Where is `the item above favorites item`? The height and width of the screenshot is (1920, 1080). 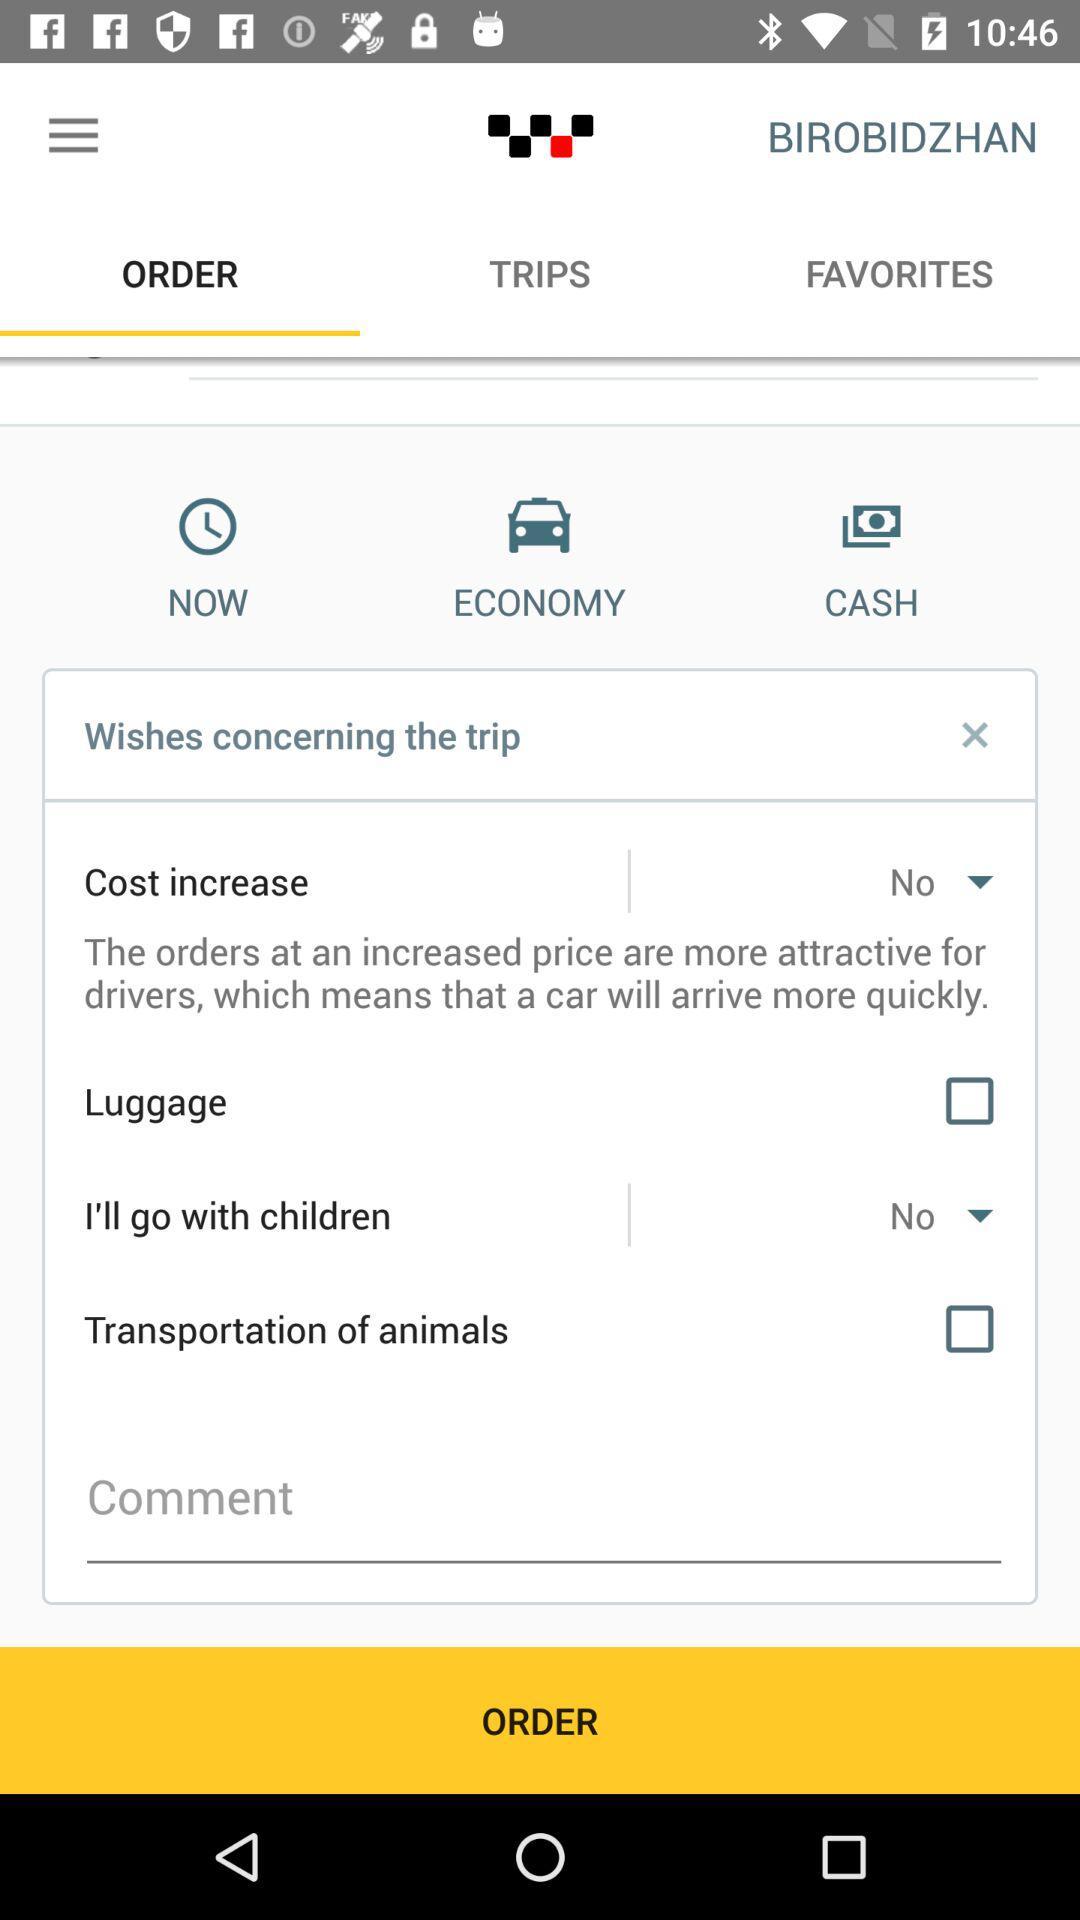 the item above favorites item is located at coordinates (902, 135).